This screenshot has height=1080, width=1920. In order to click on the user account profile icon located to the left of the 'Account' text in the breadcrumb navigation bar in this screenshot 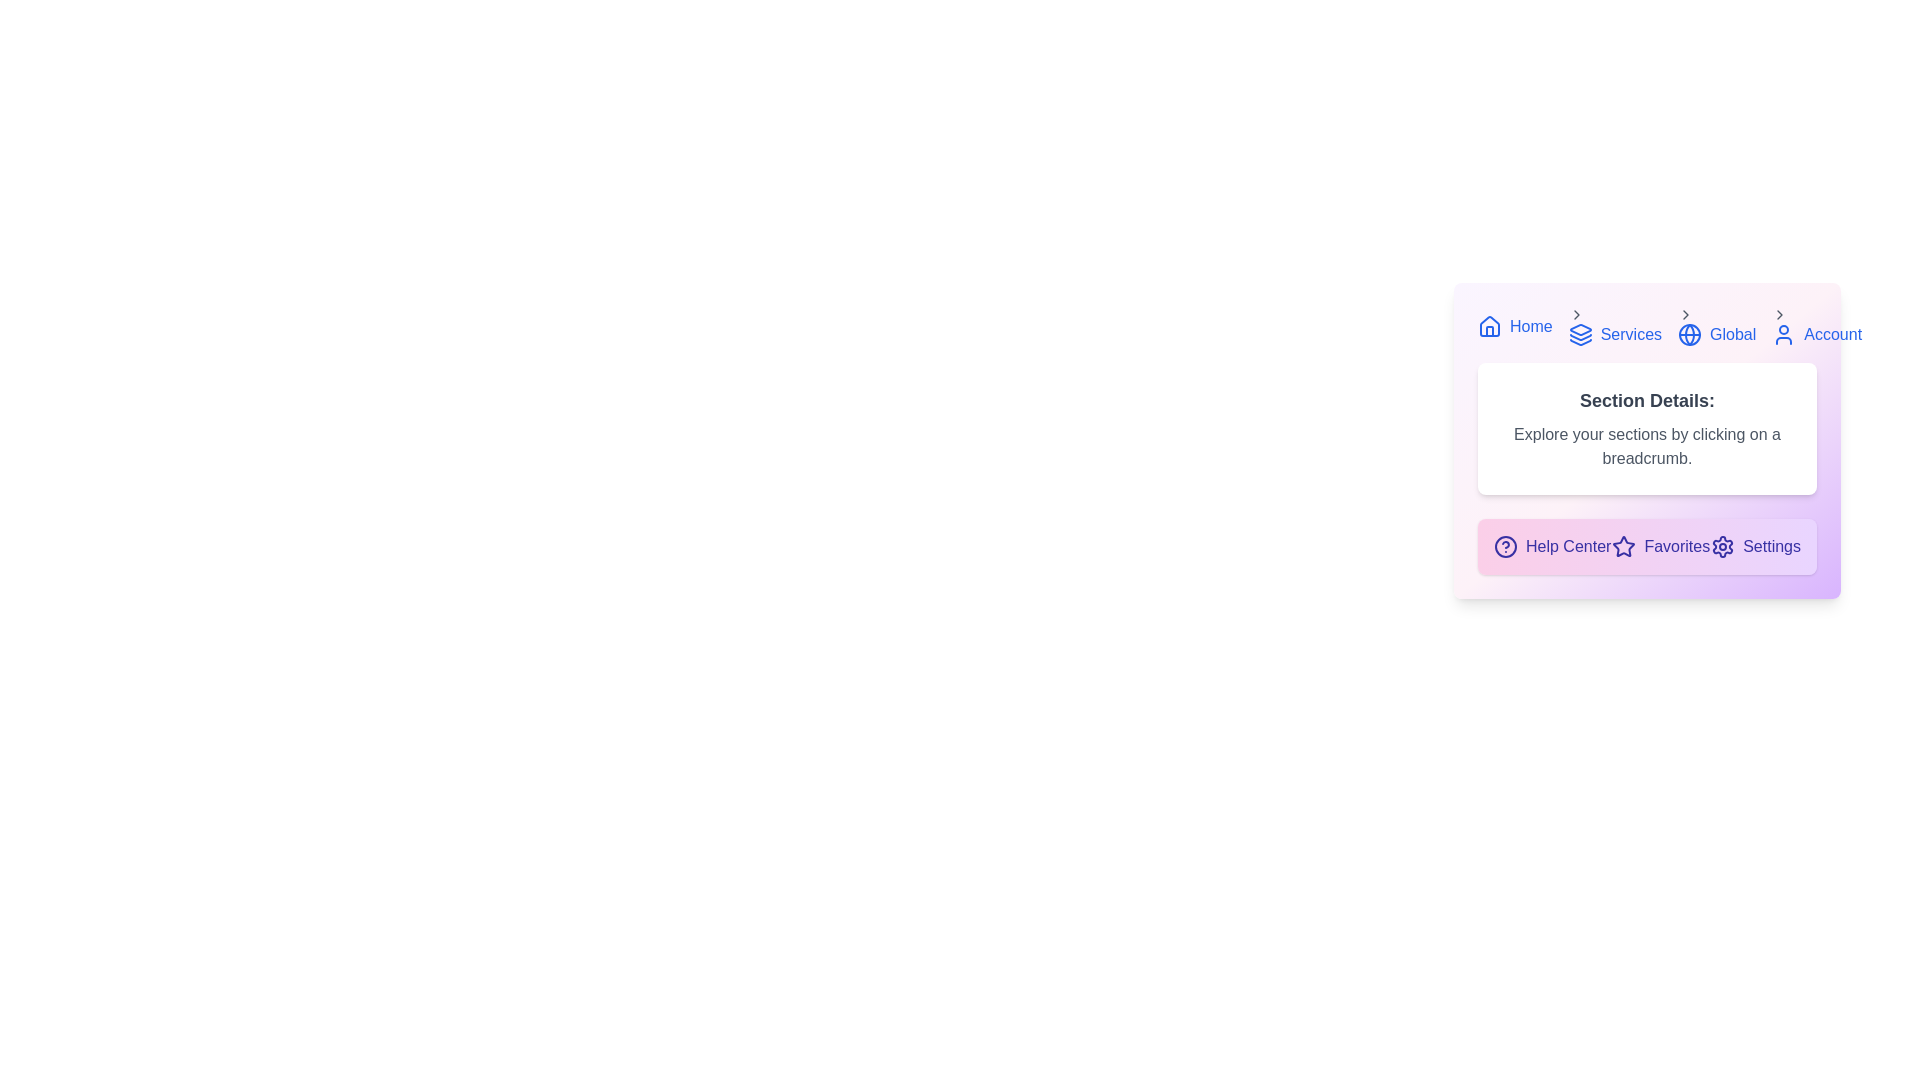, I will do `click(1784, 334)`.